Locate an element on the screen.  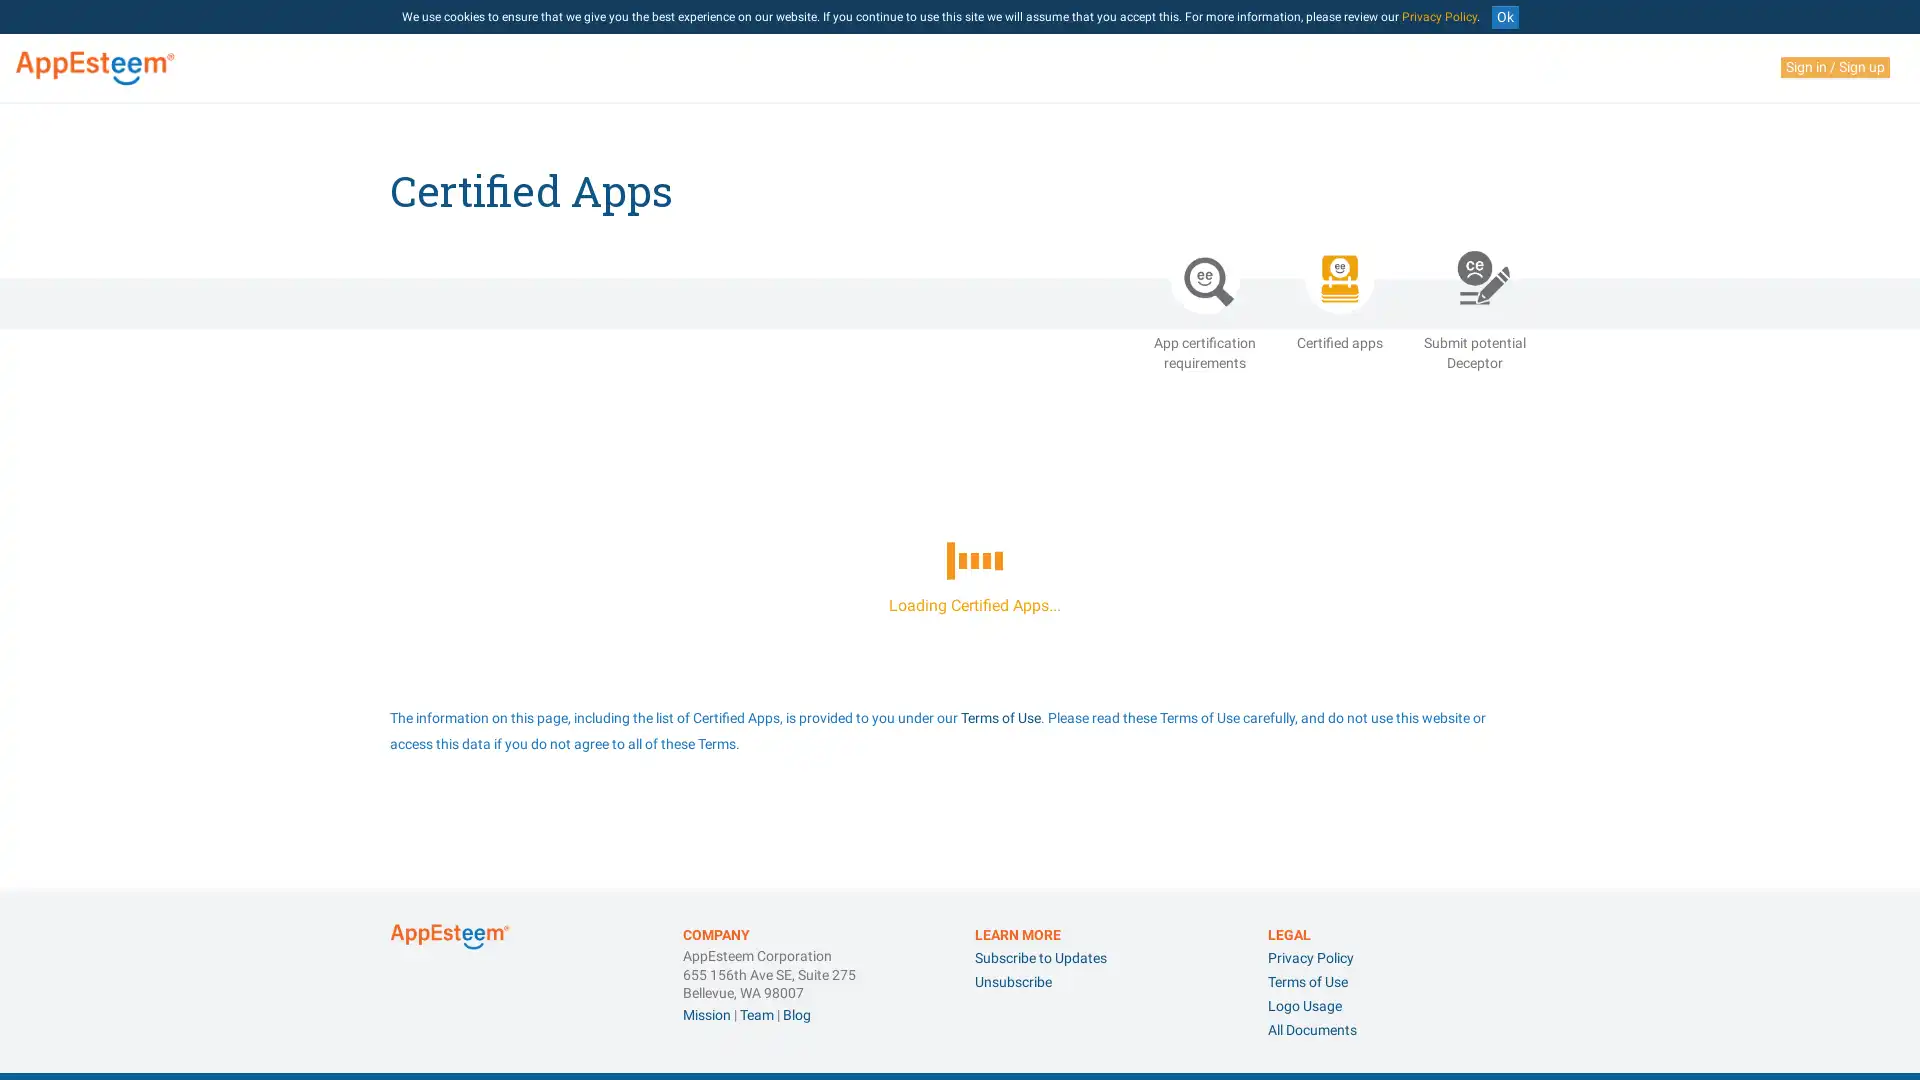
Previous is located at coordinates (1416, 738).